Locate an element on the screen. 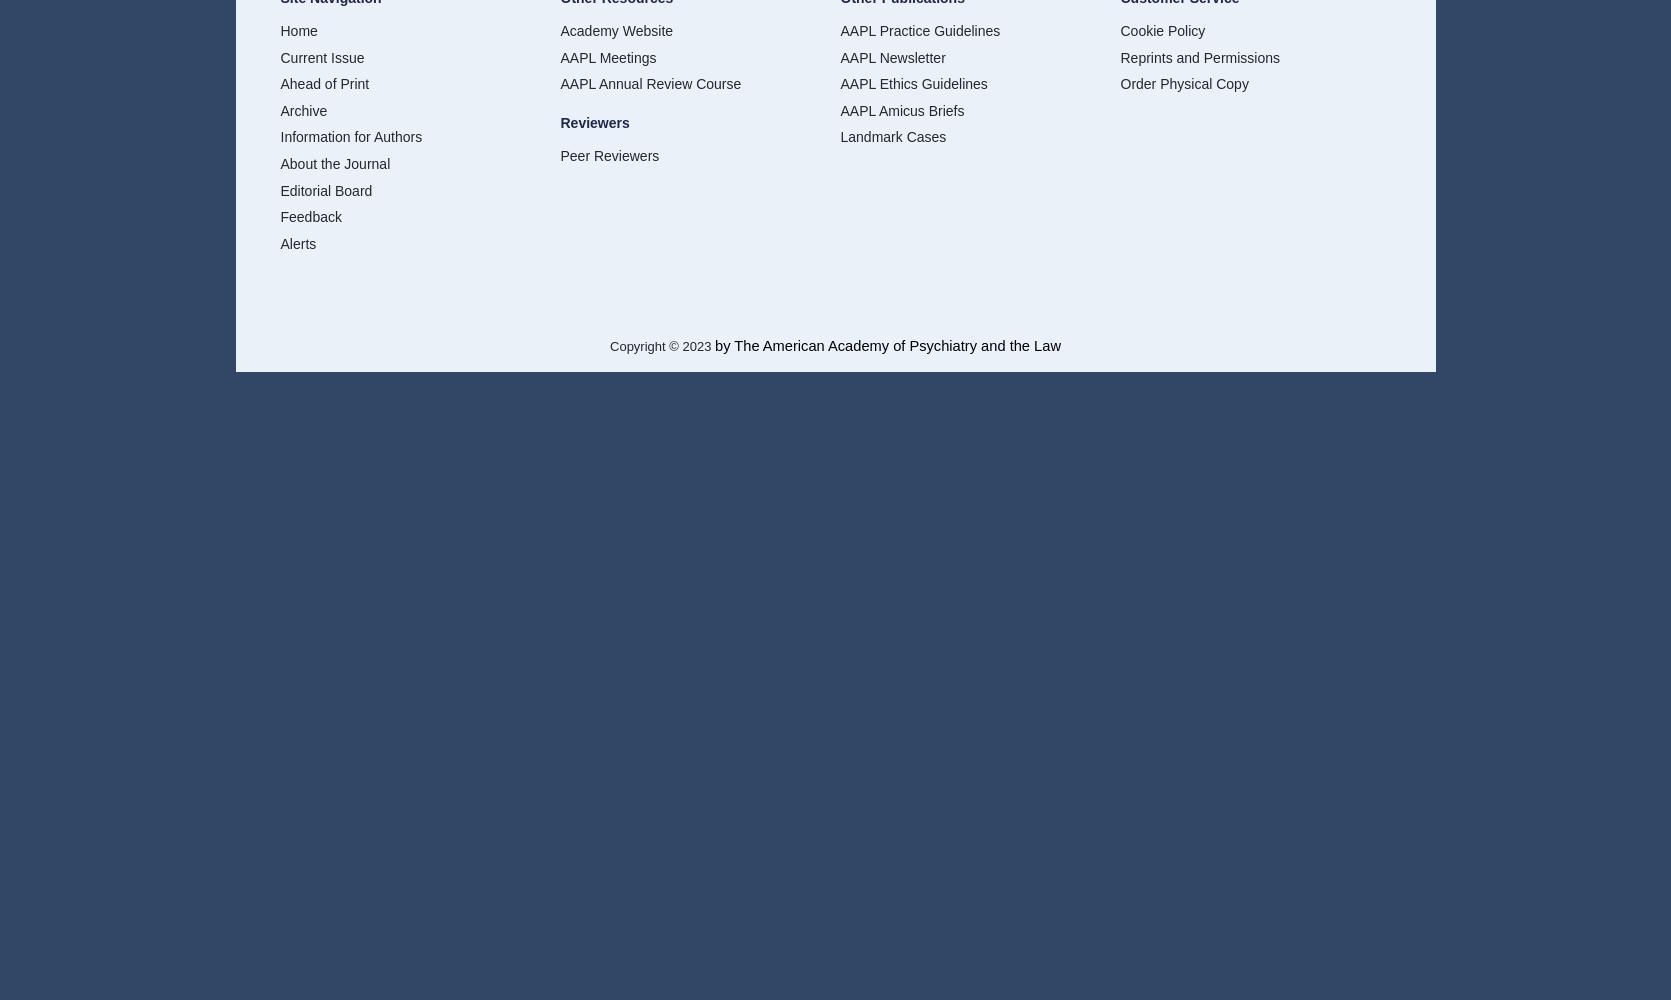 This screenshot has height=1000, width=1671. 'by The American Academy of Psychiatry and the Law' is located at coordinates (886, 345).